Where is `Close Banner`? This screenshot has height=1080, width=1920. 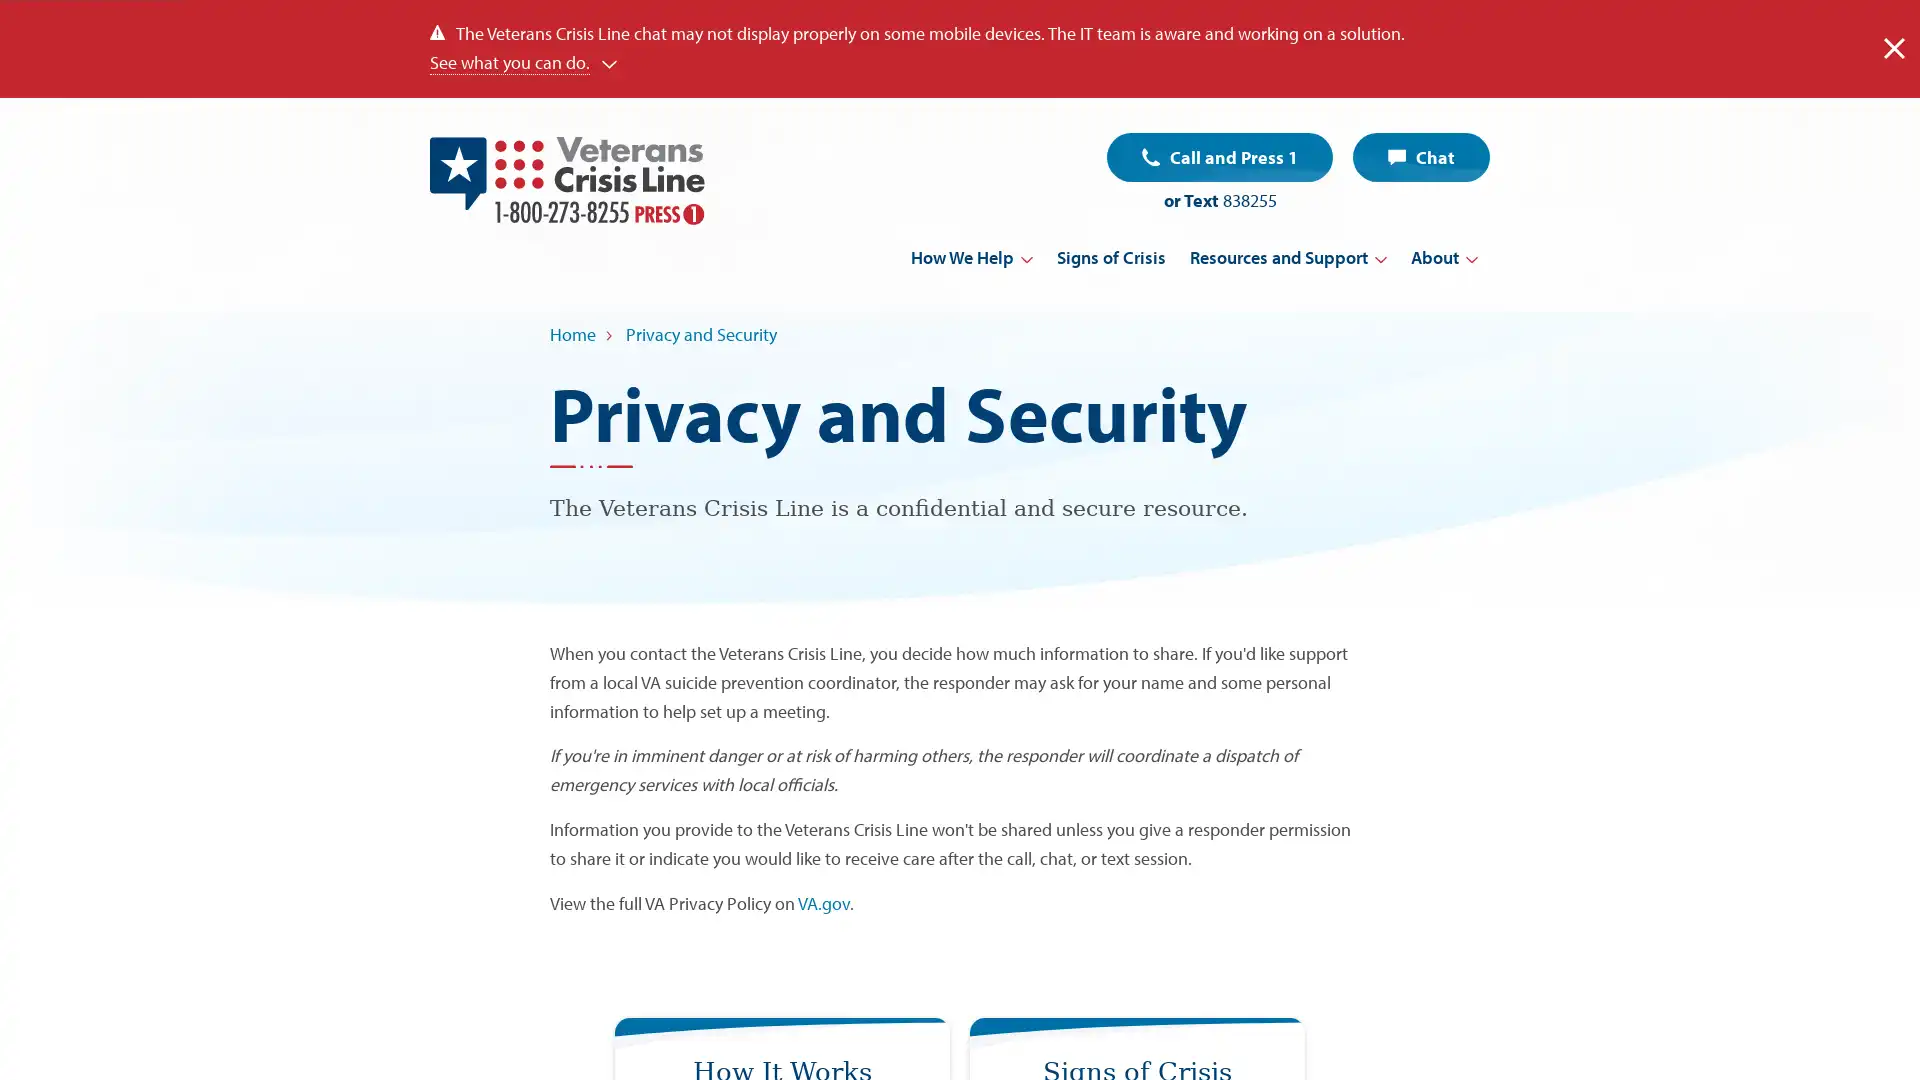
Close Banner is located at coordinates (1893, 47).